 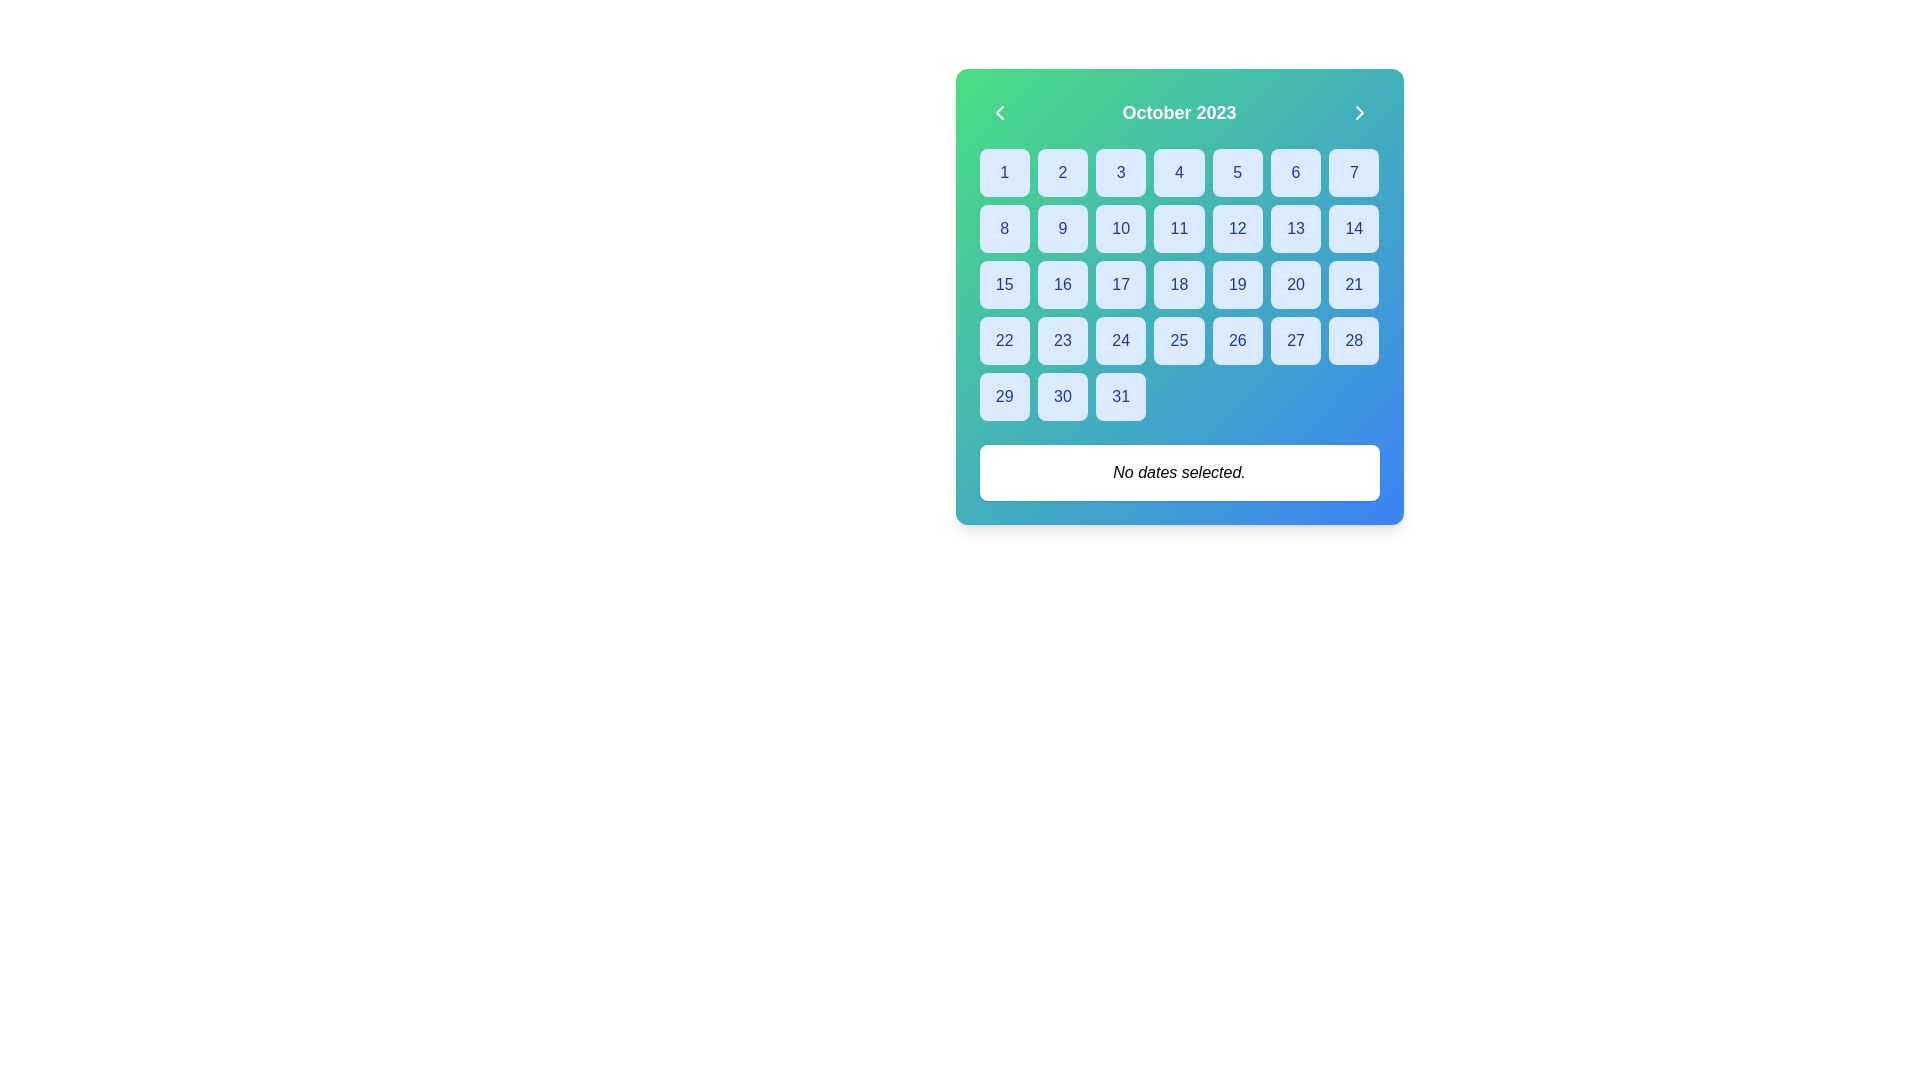 I want to click on a day in the calendar grid, so click(x=1179, y=285).